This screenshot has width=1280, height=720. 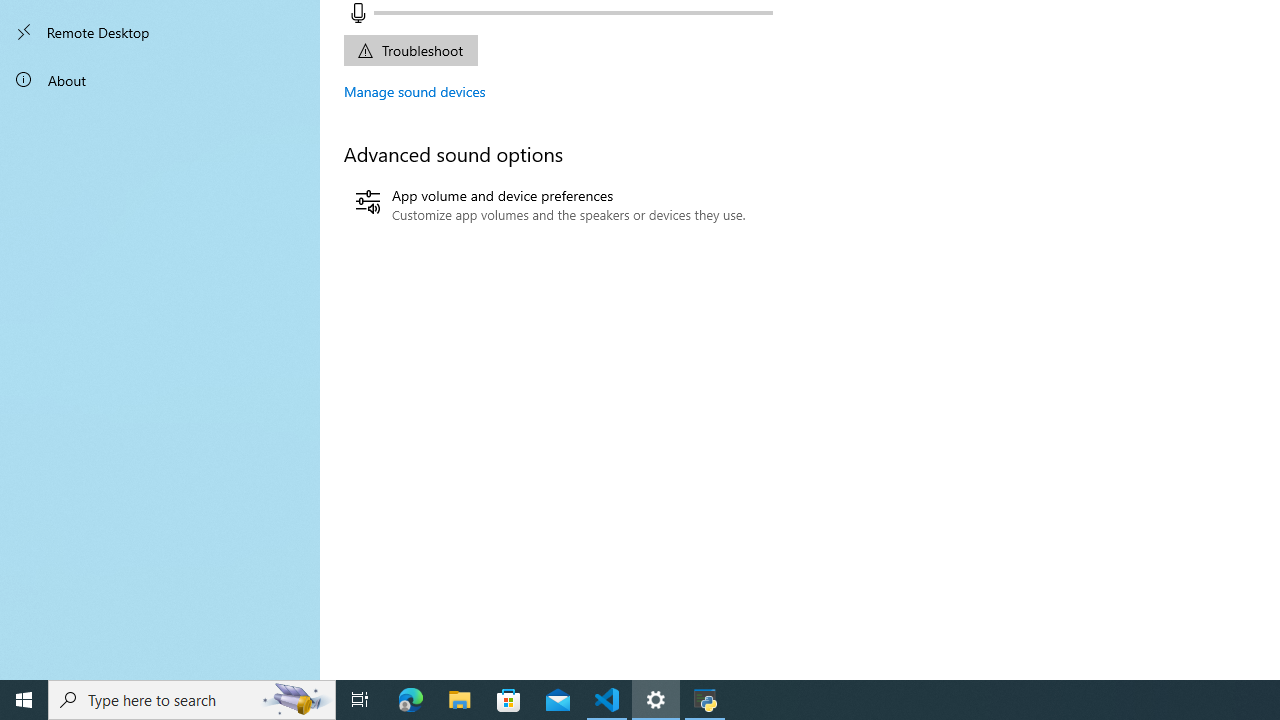 What do you see at coordinates (551, 205) in the screenshot?
I see `'App volume and device preferences'` at bounding box center [551, 205].